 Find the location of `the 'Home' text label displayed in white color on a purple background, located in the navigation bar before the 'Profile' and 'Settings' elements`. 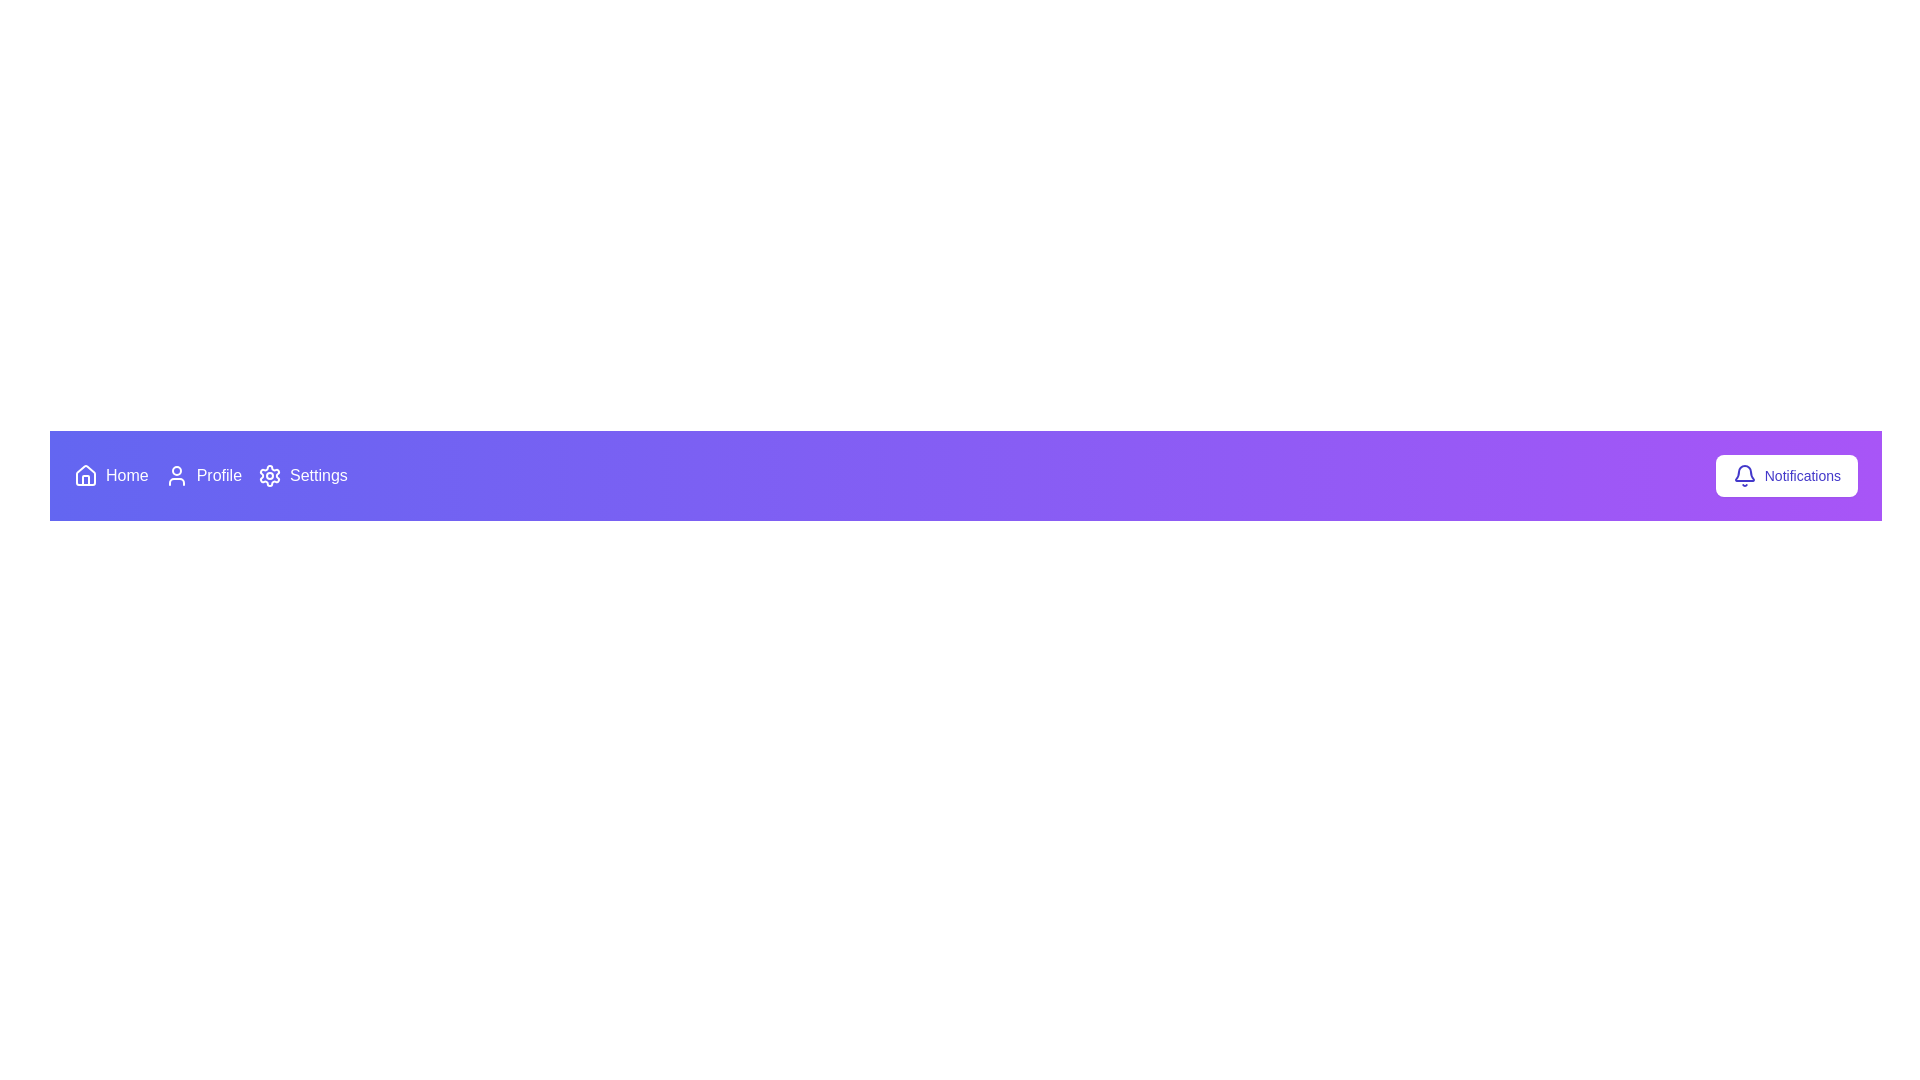

the 'Home' text label displayed in white color on a purple background, located in the navigation bar before the 'Profile' and 'Settings' elements is located at coordinates (126, 475).